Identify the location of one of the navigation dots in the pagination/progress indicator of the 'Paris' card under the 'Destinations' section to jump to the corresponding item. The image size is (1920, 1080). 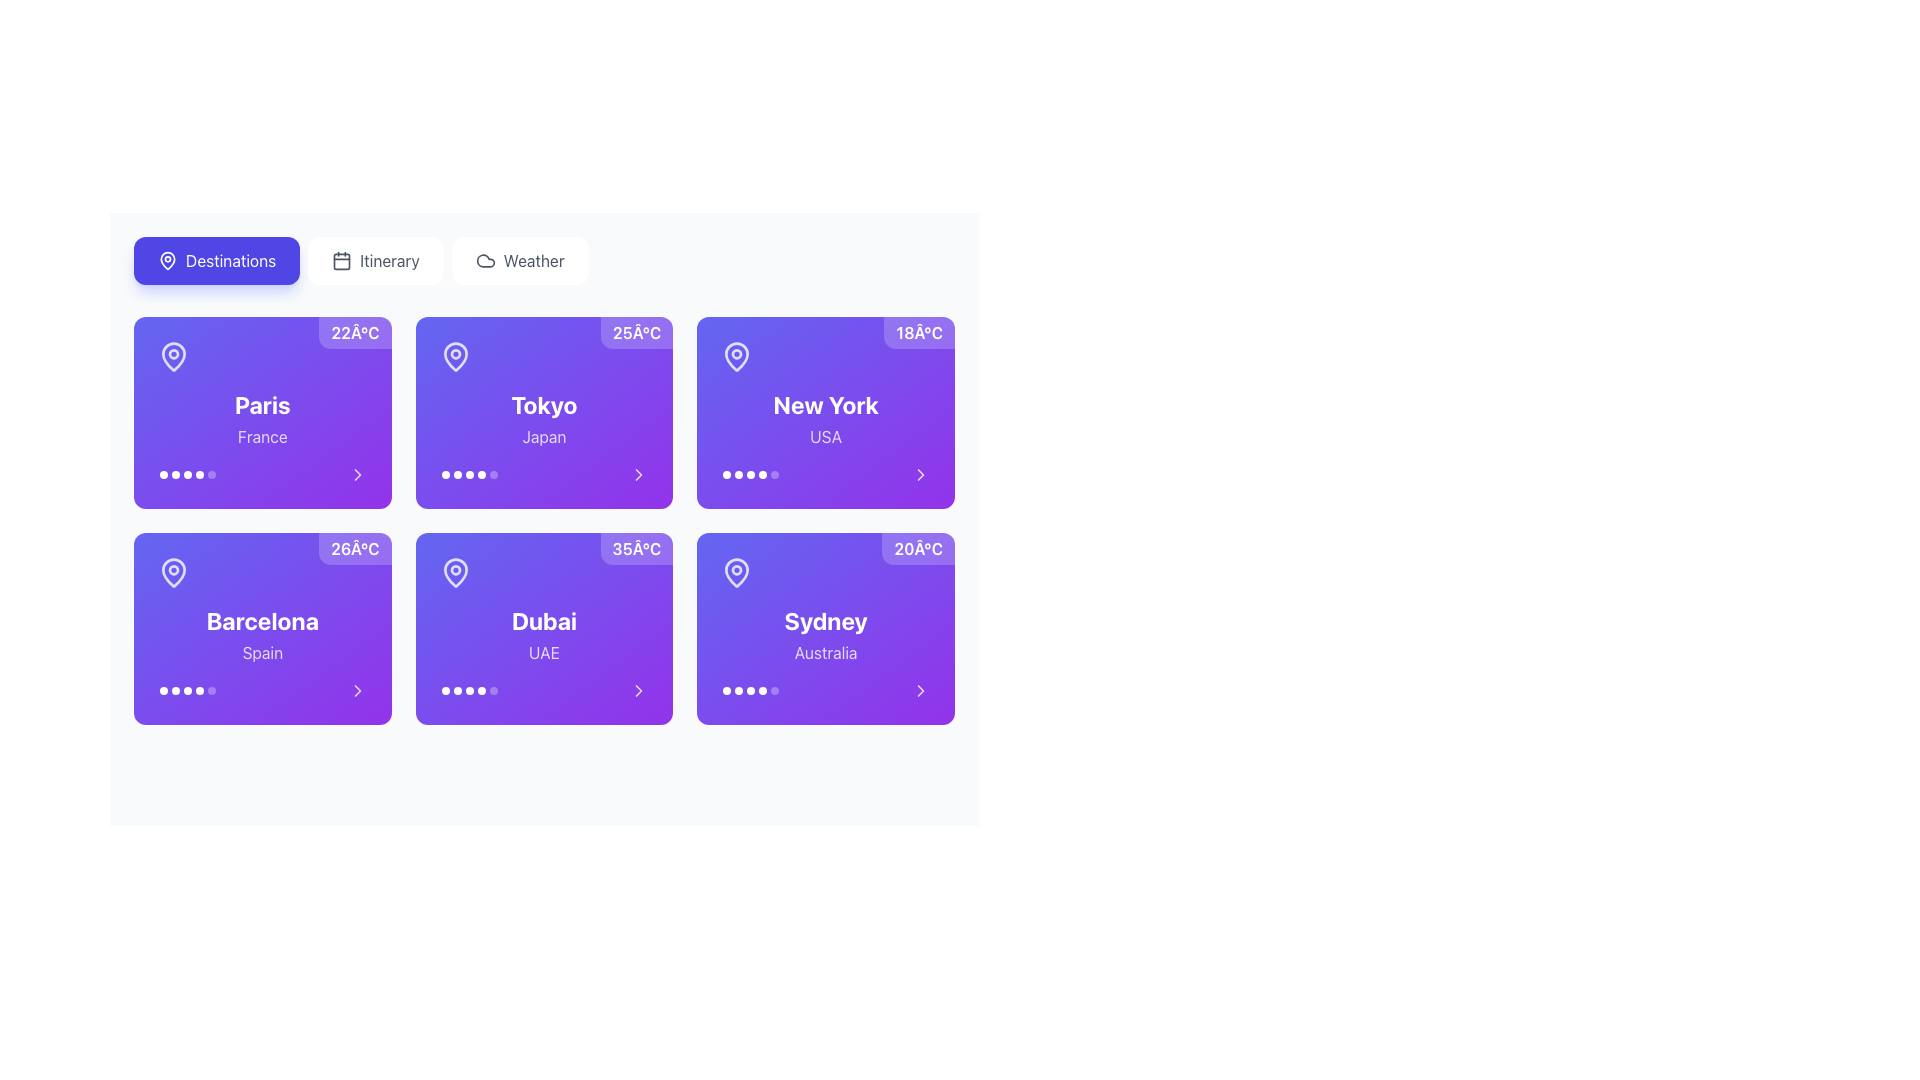
(261, 474).